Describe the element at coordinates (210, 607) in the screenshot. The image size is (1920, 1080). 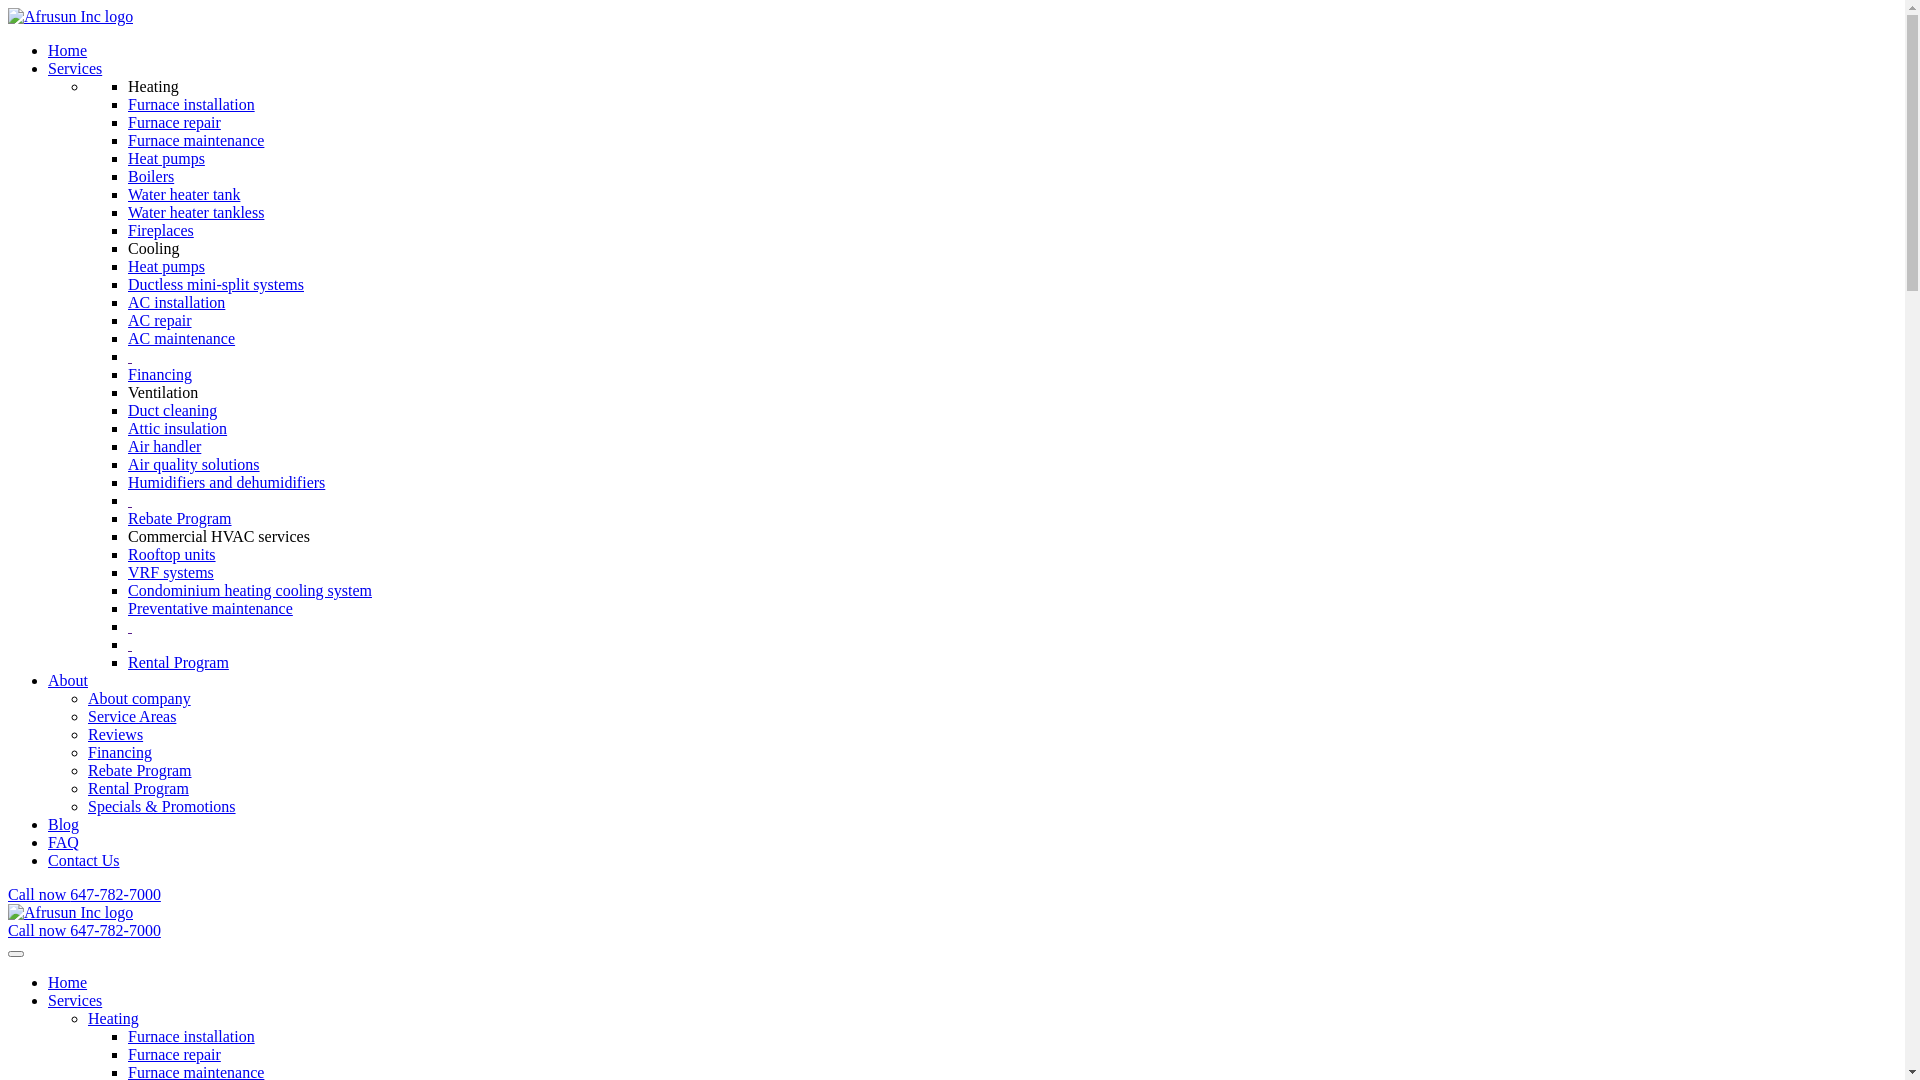
I see `'Preventative maintenance'` at that location.